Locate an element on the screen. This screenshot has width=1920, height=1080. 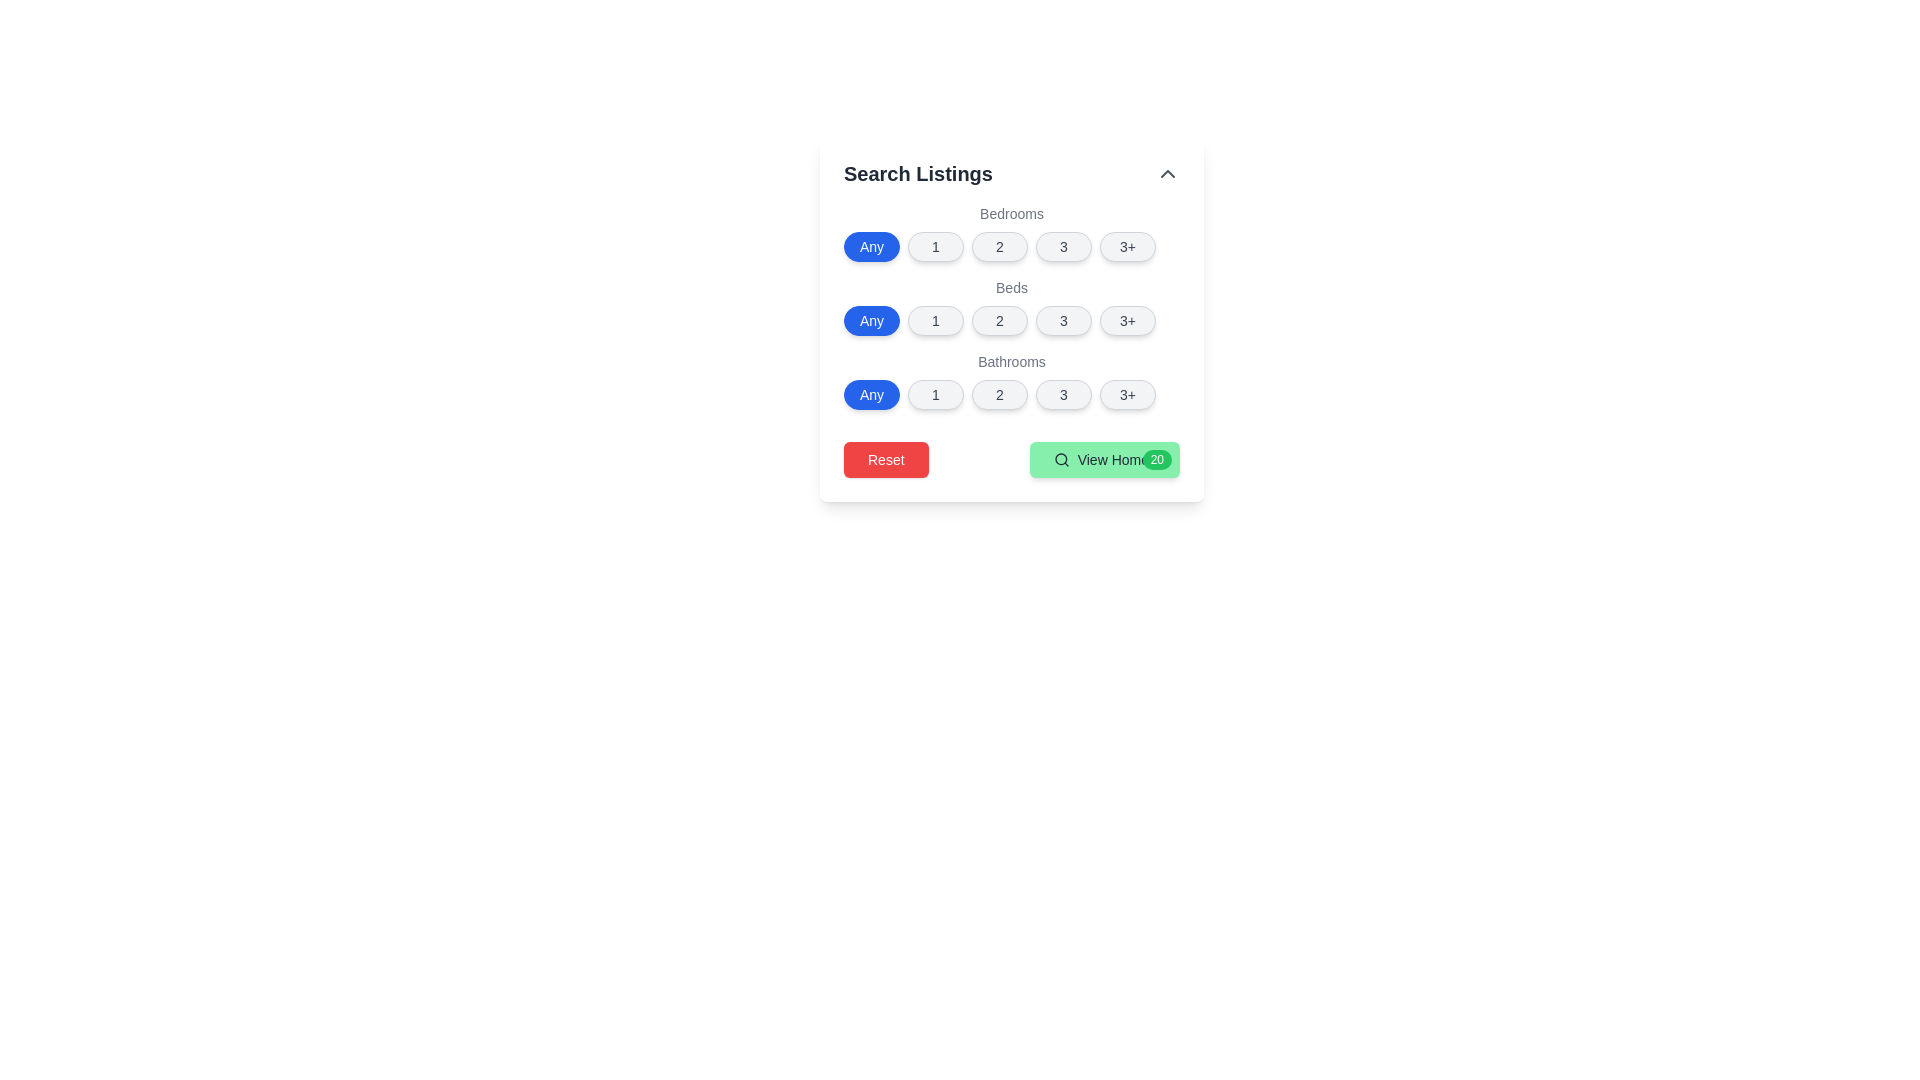
the pill-shaped button labeled 'Any' to observe its hover effects is located at coordinates (872, 319).